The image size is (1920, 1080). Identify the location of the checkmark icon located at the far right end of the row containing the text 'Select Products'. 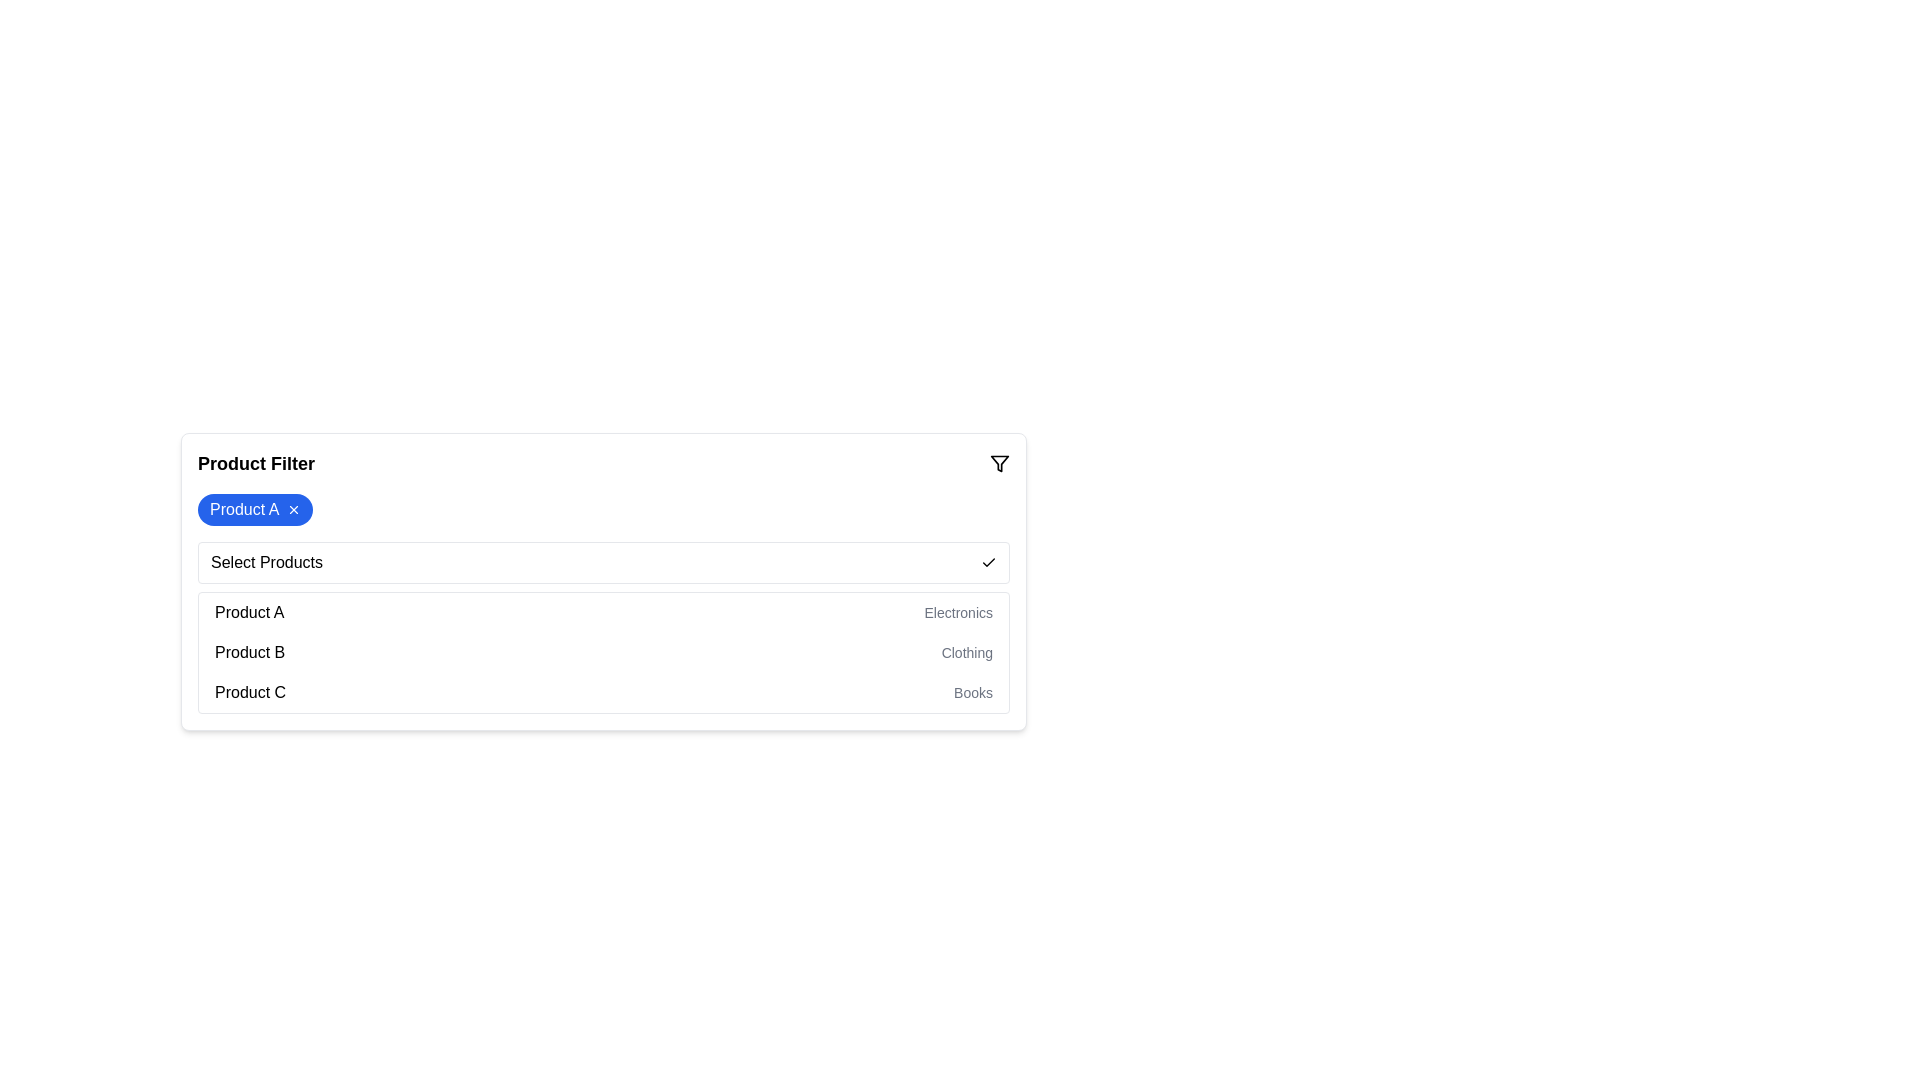
(988, 563).